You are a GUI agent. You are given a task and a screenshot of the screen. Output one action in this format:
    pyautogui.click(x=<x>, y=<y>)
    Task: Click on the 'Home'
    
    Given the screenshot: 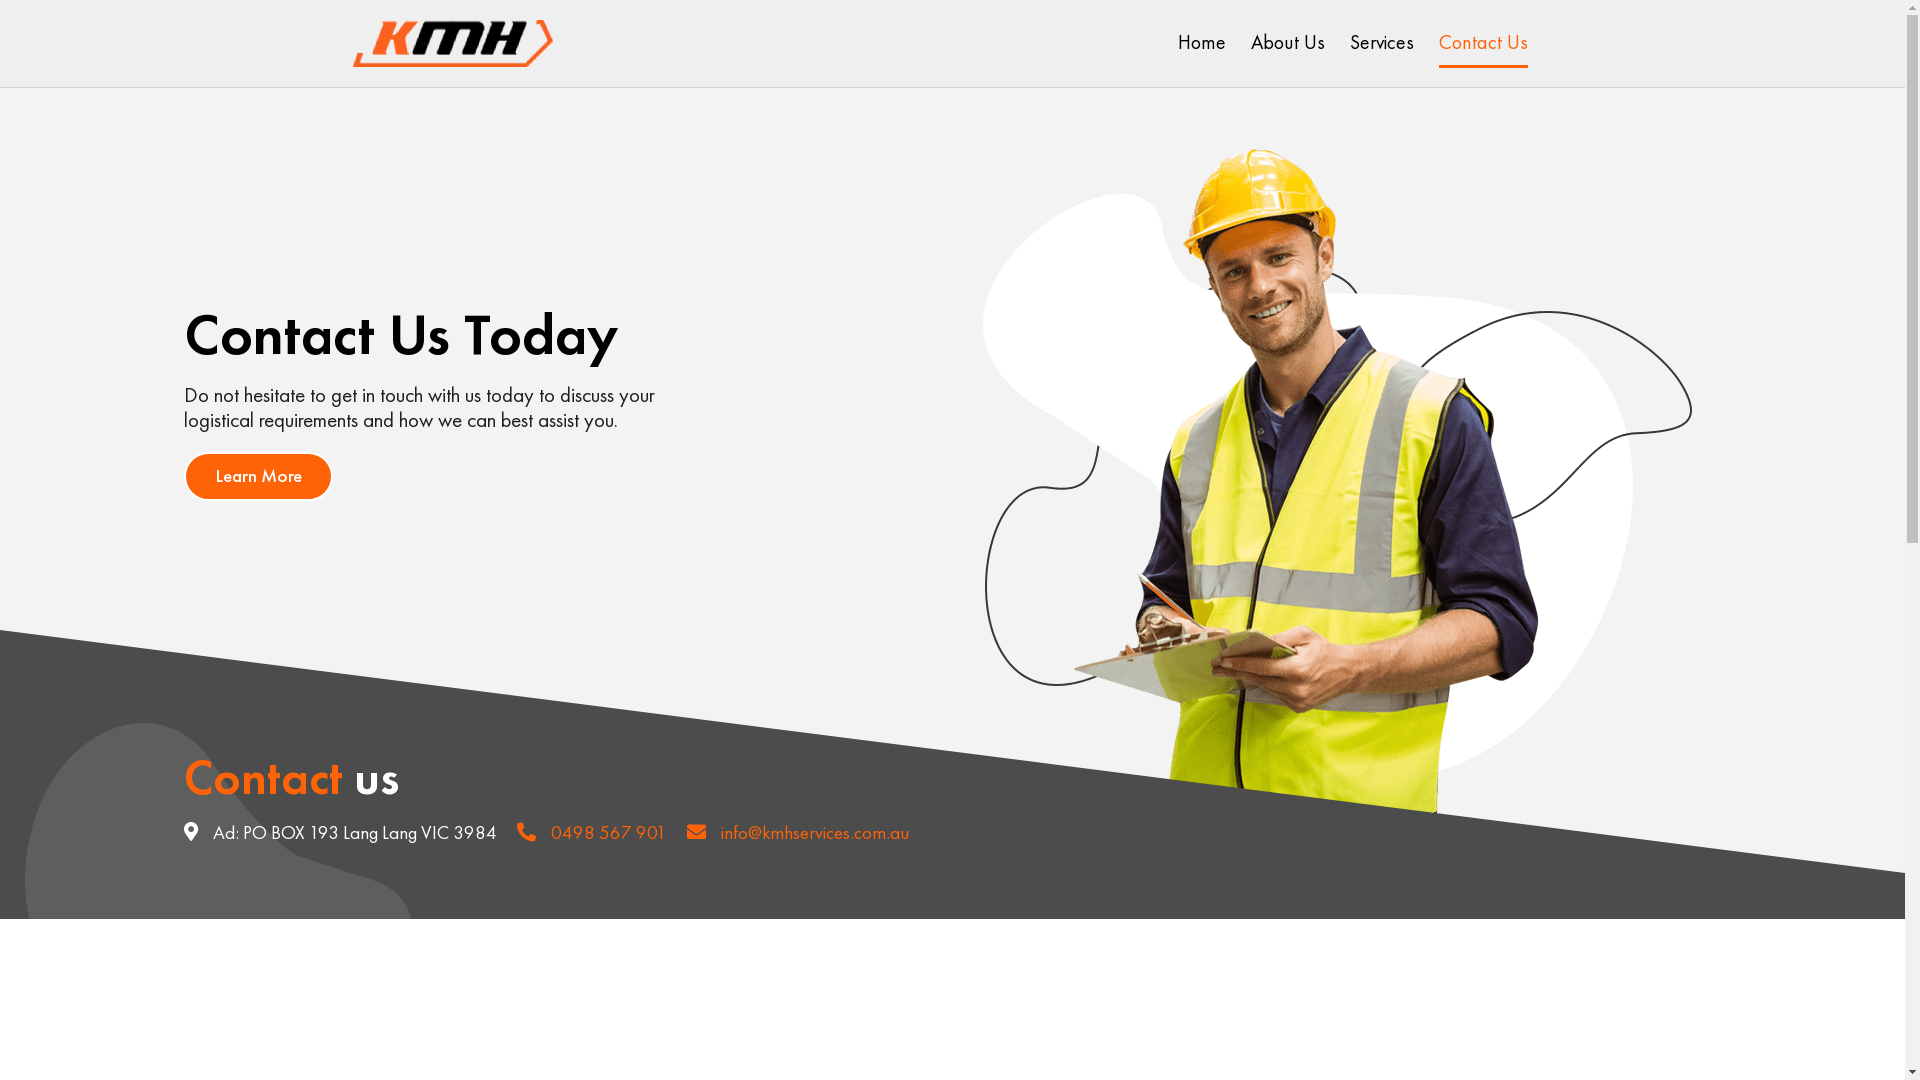 What is the action you would take?
    pyautogui.click(x=1200, y=42)
    